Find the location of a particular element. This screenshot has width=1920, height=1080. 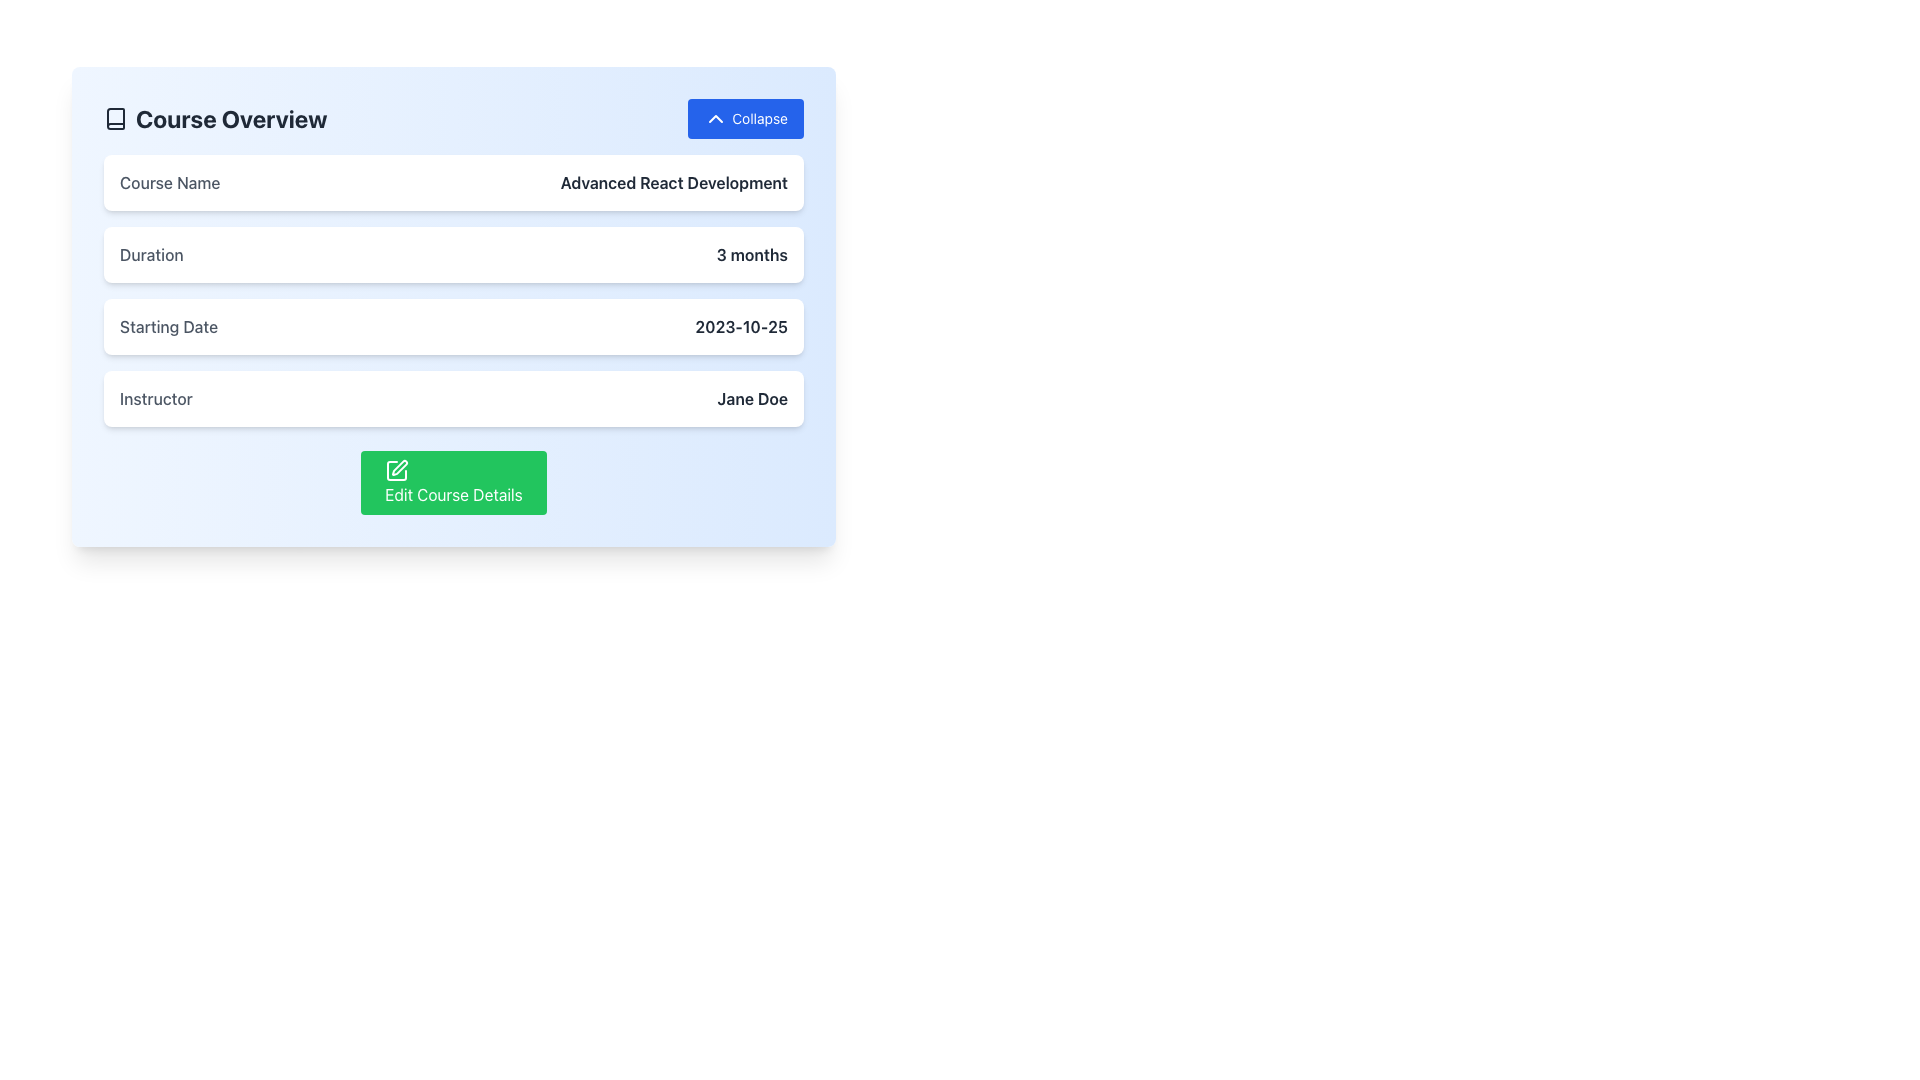

the text label '3 months' which is styled in dark gray and bold, located on the right end of the row labeled 'Duration' in the course details card is located at coordinates (751, 253).